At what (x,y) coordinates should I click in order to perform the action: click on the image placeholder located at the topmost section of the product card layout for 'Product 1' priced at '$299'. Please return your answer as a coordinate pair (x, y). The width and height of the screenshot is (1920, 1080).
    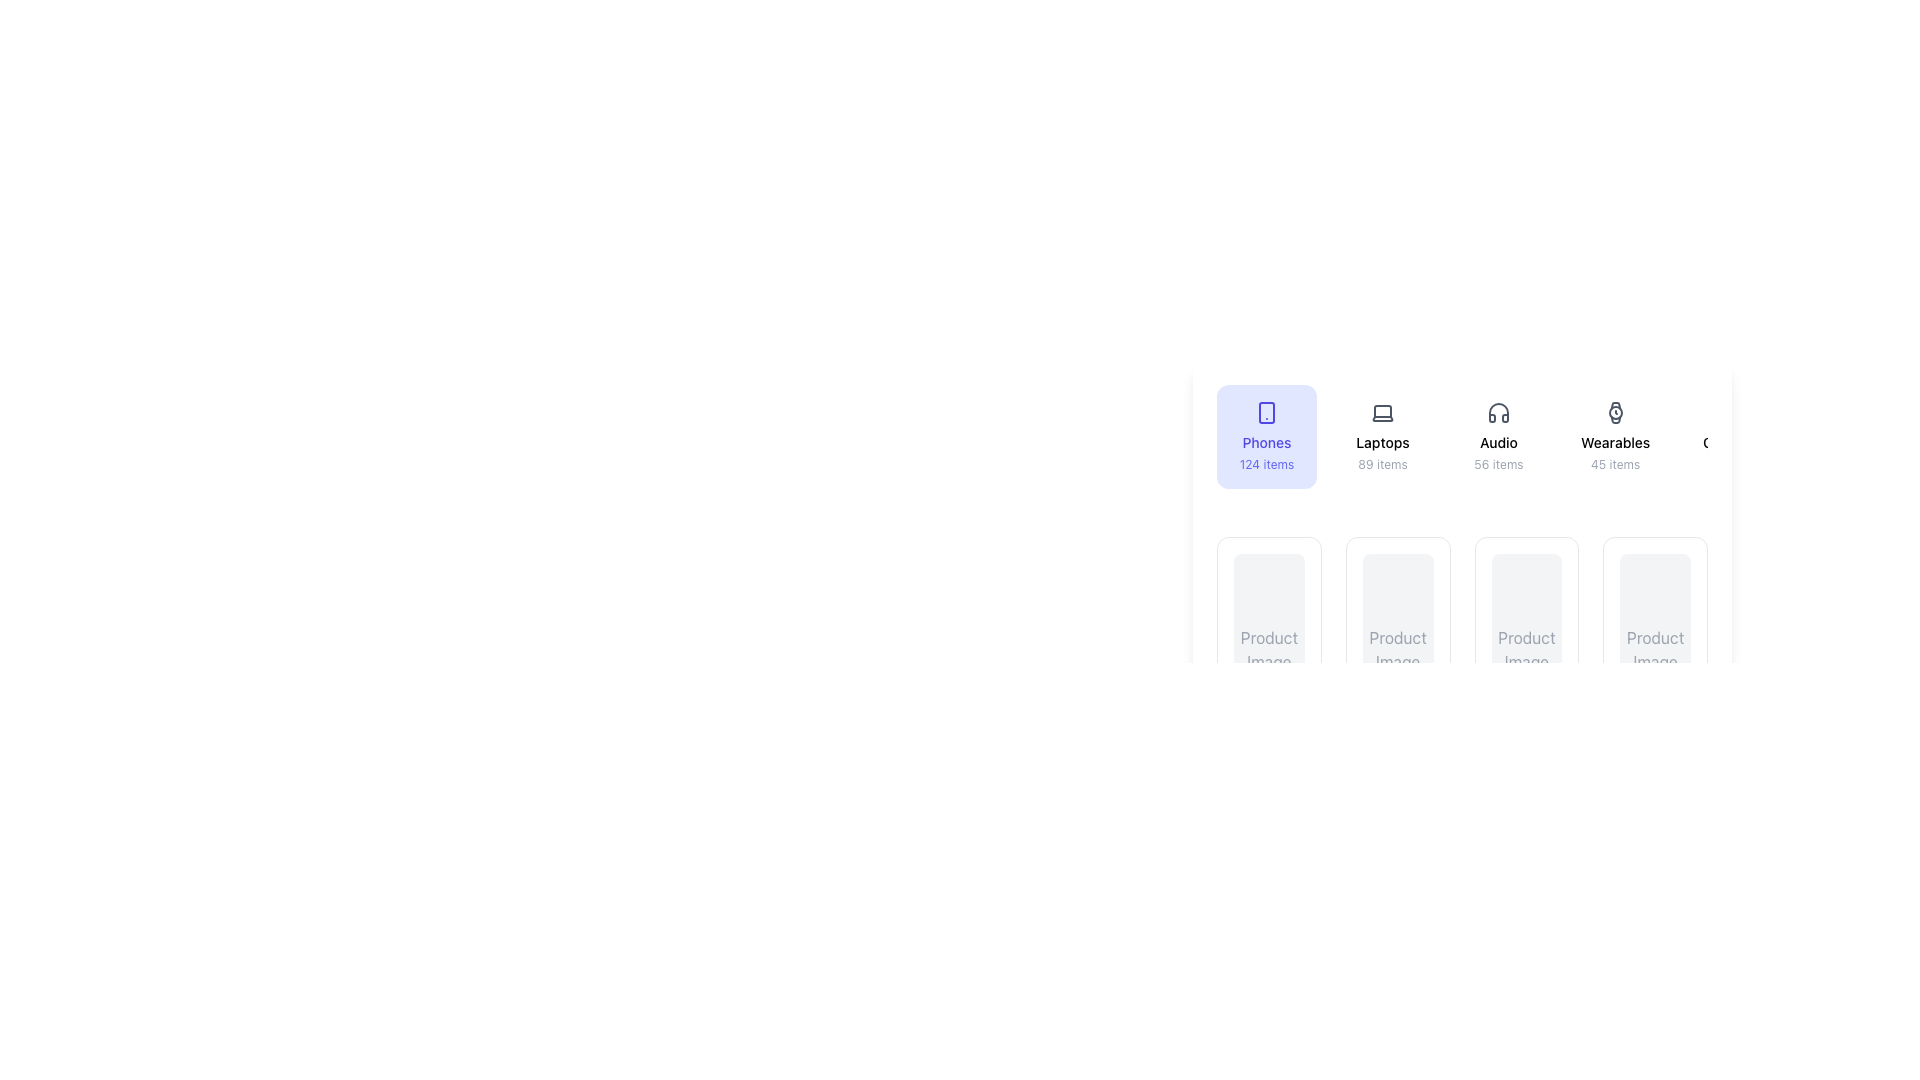
    Looking at the image, I should click on (1268, 650).